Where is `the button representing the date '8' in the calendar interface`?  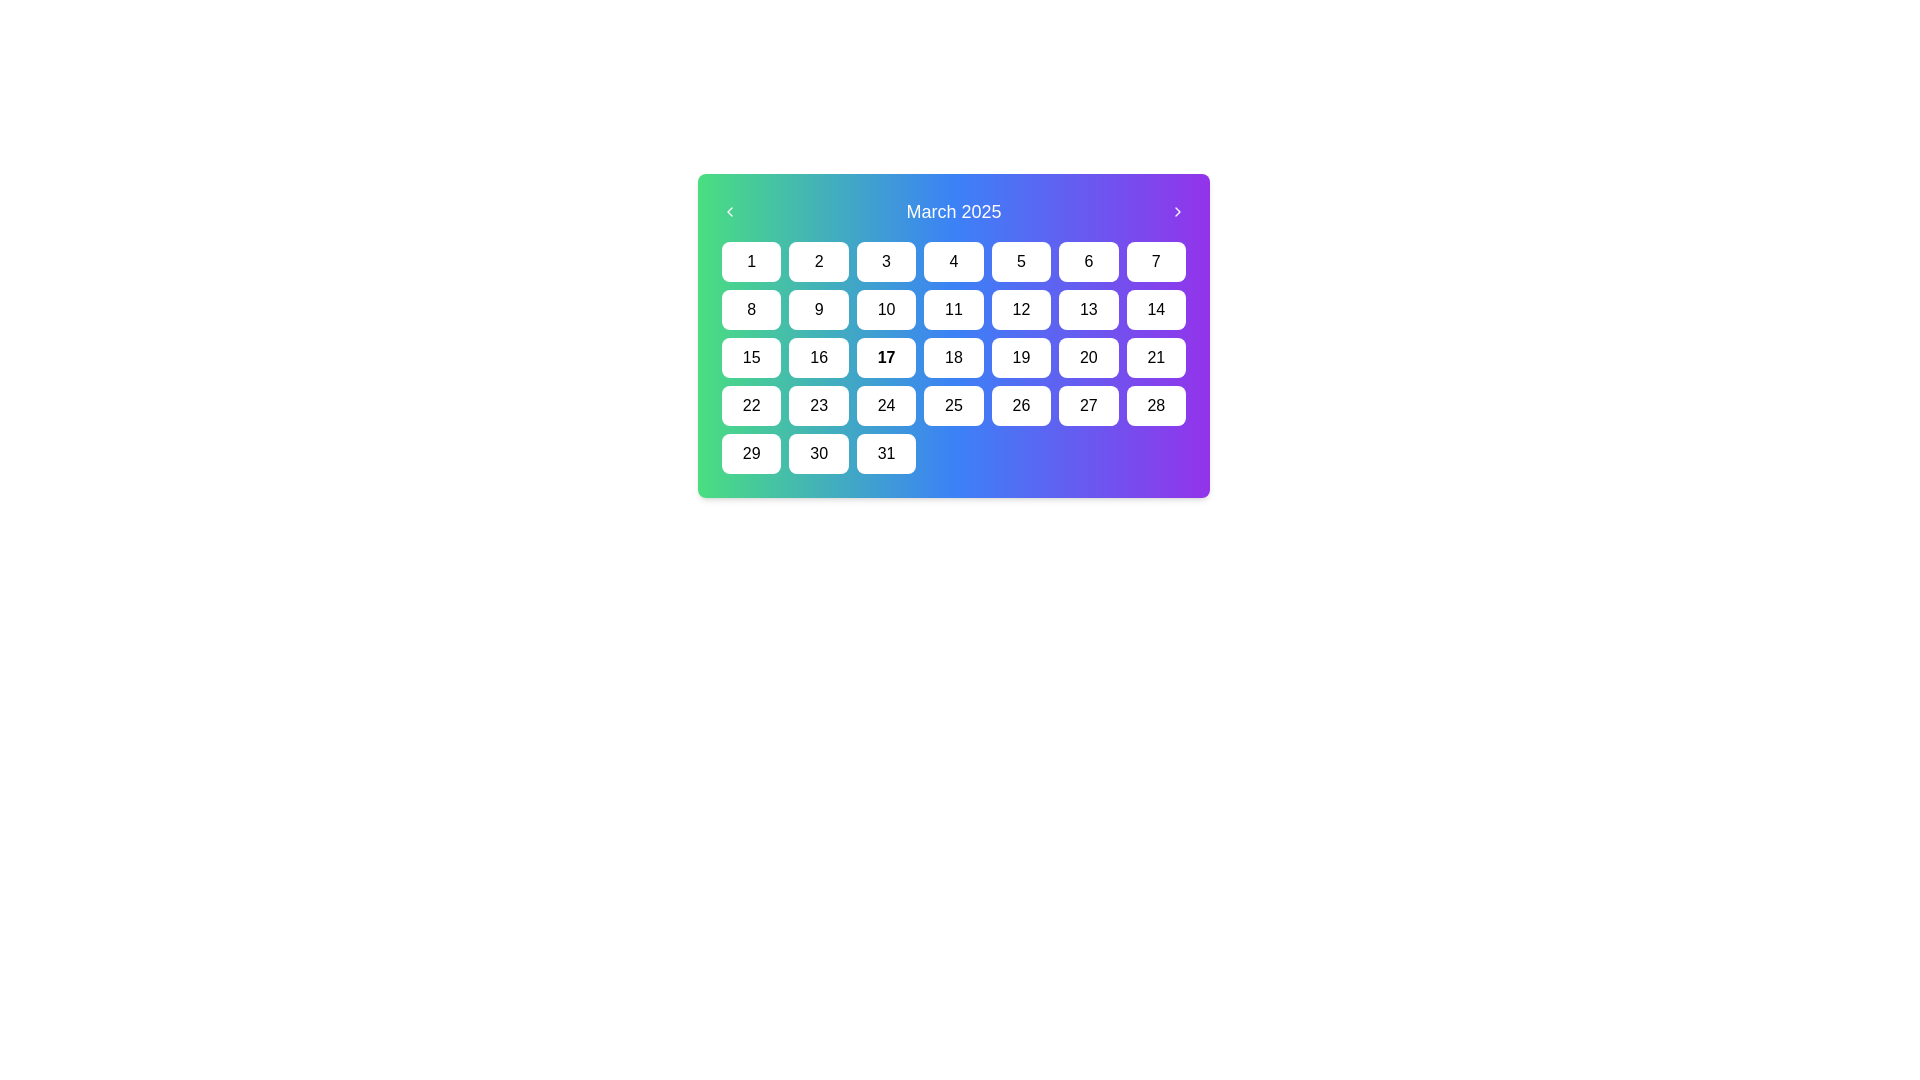
the button representing the date '8' in the calendar interface is located at coordinates (750, 309).